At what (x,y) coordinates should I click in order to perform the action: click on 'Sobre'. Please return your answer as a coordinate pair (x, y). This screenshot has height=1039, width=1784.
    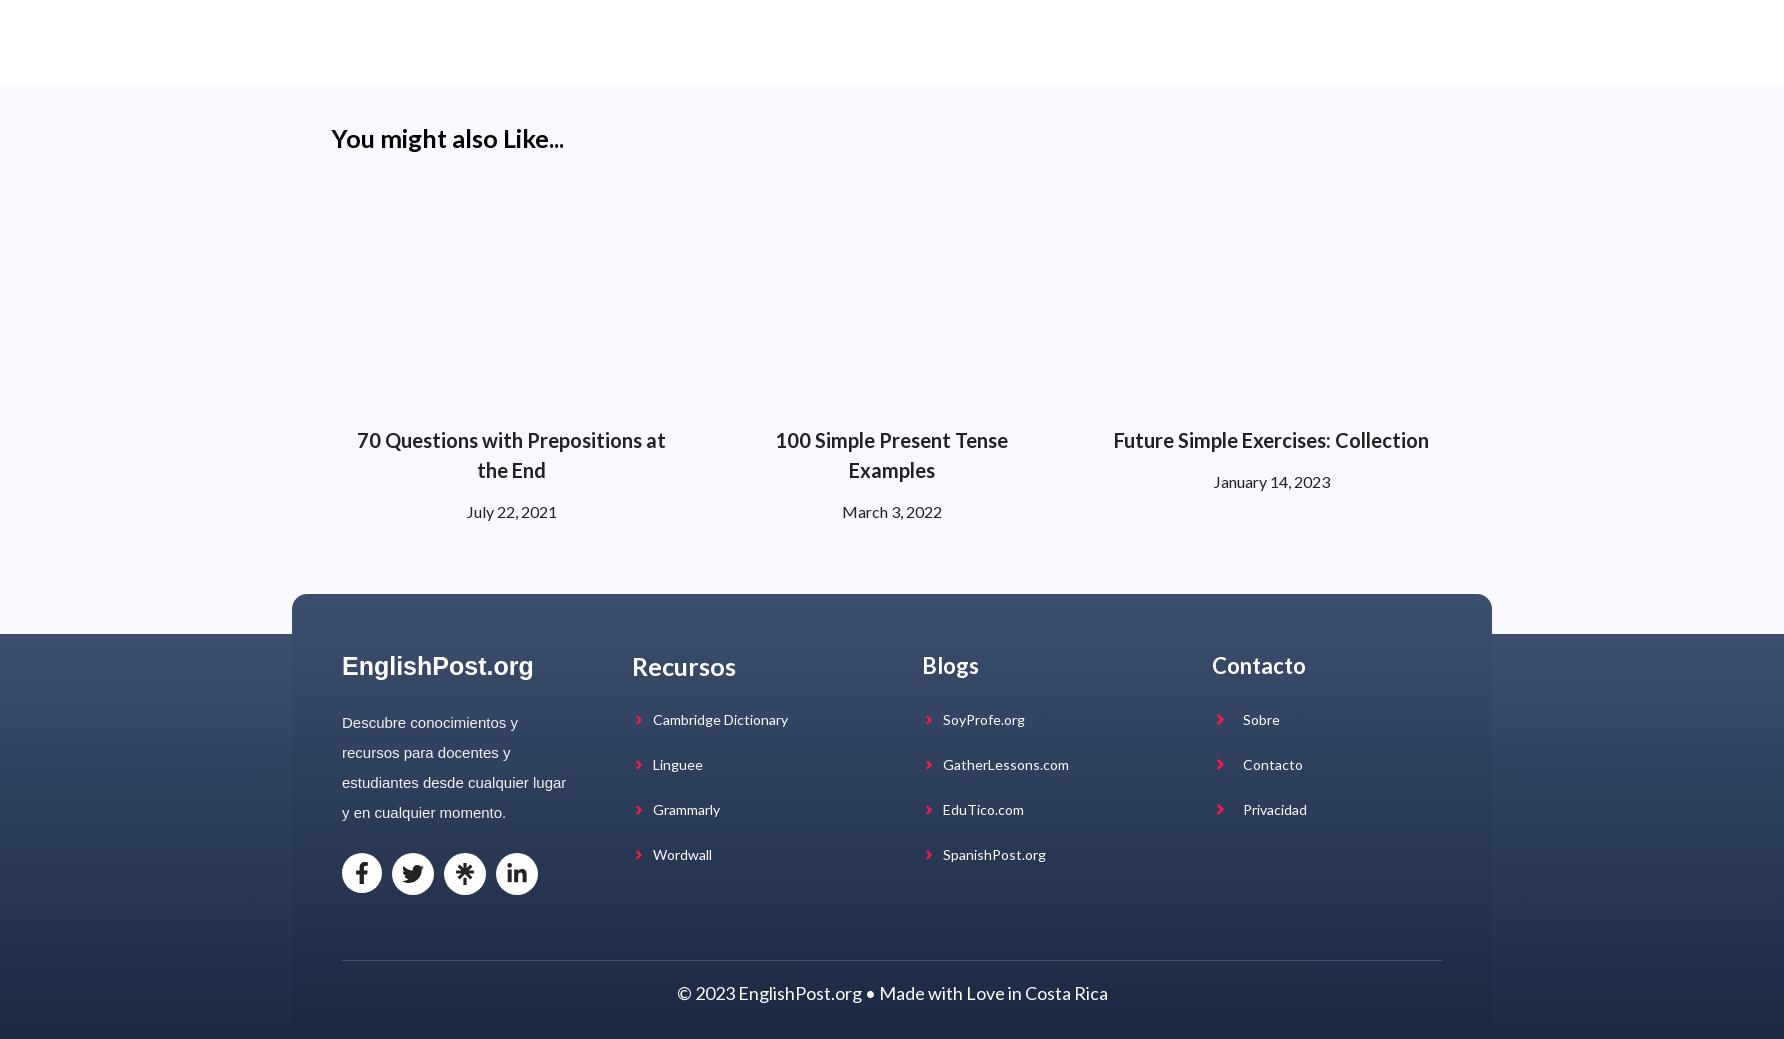
    Looking at the image, I should click on (1259, 717).